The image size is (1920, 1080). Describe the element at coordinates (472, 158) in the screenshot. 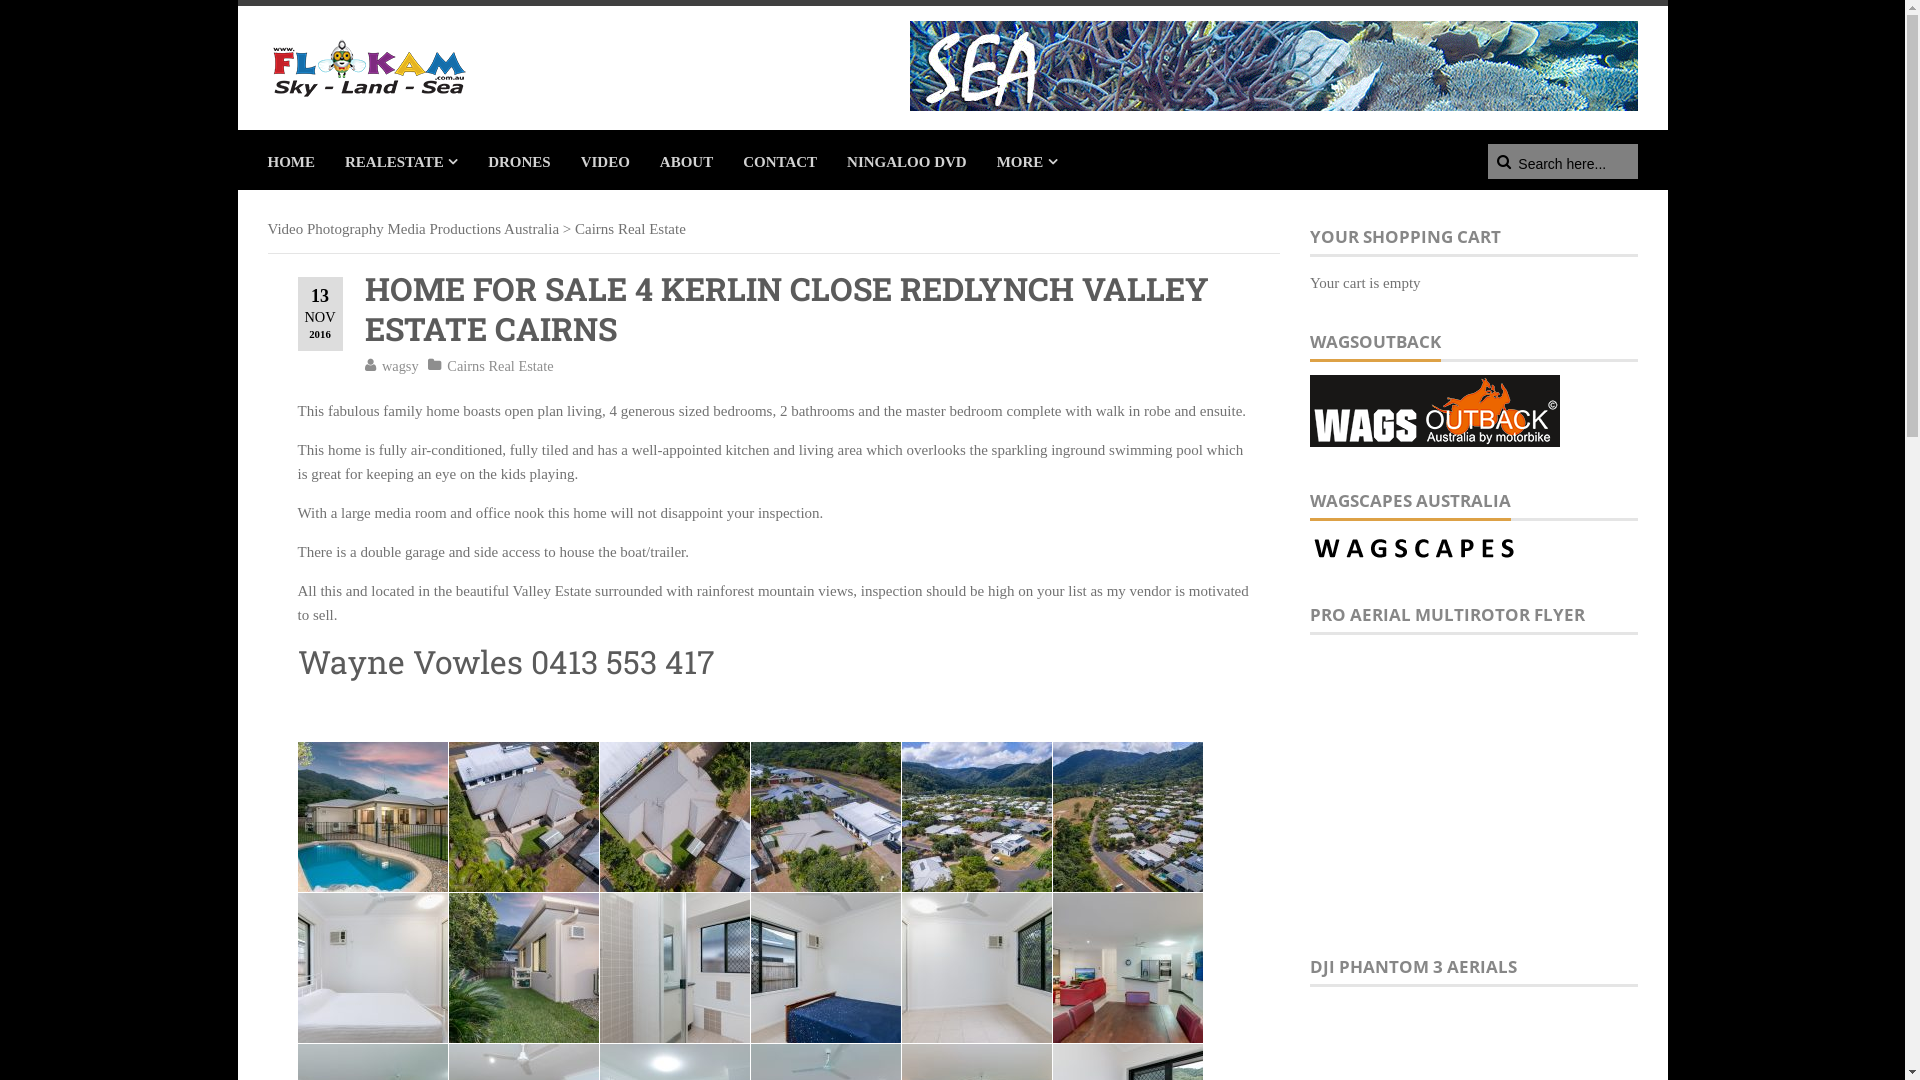

I see `'DRONES'` at that location.